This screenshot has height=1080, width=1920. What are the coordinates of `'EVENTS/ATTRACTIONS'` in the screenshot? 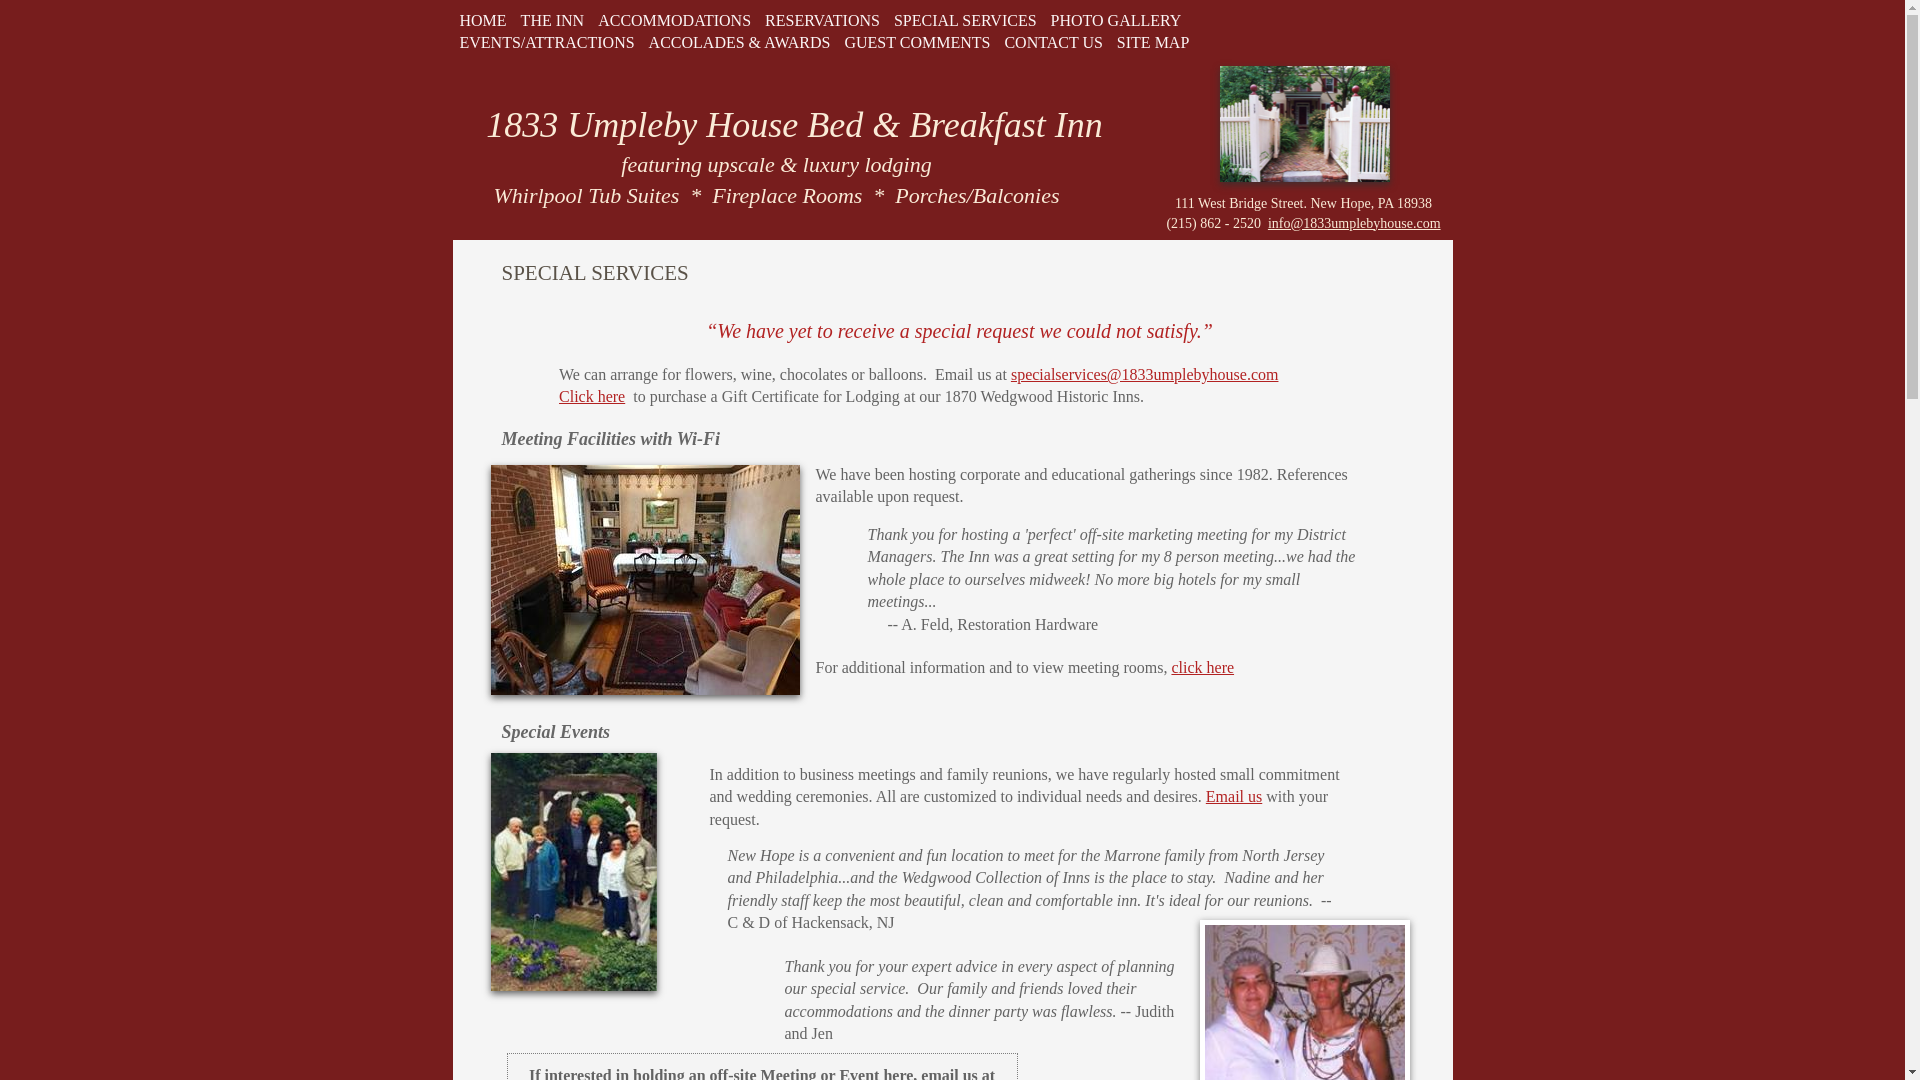 It's located at (450, 42).